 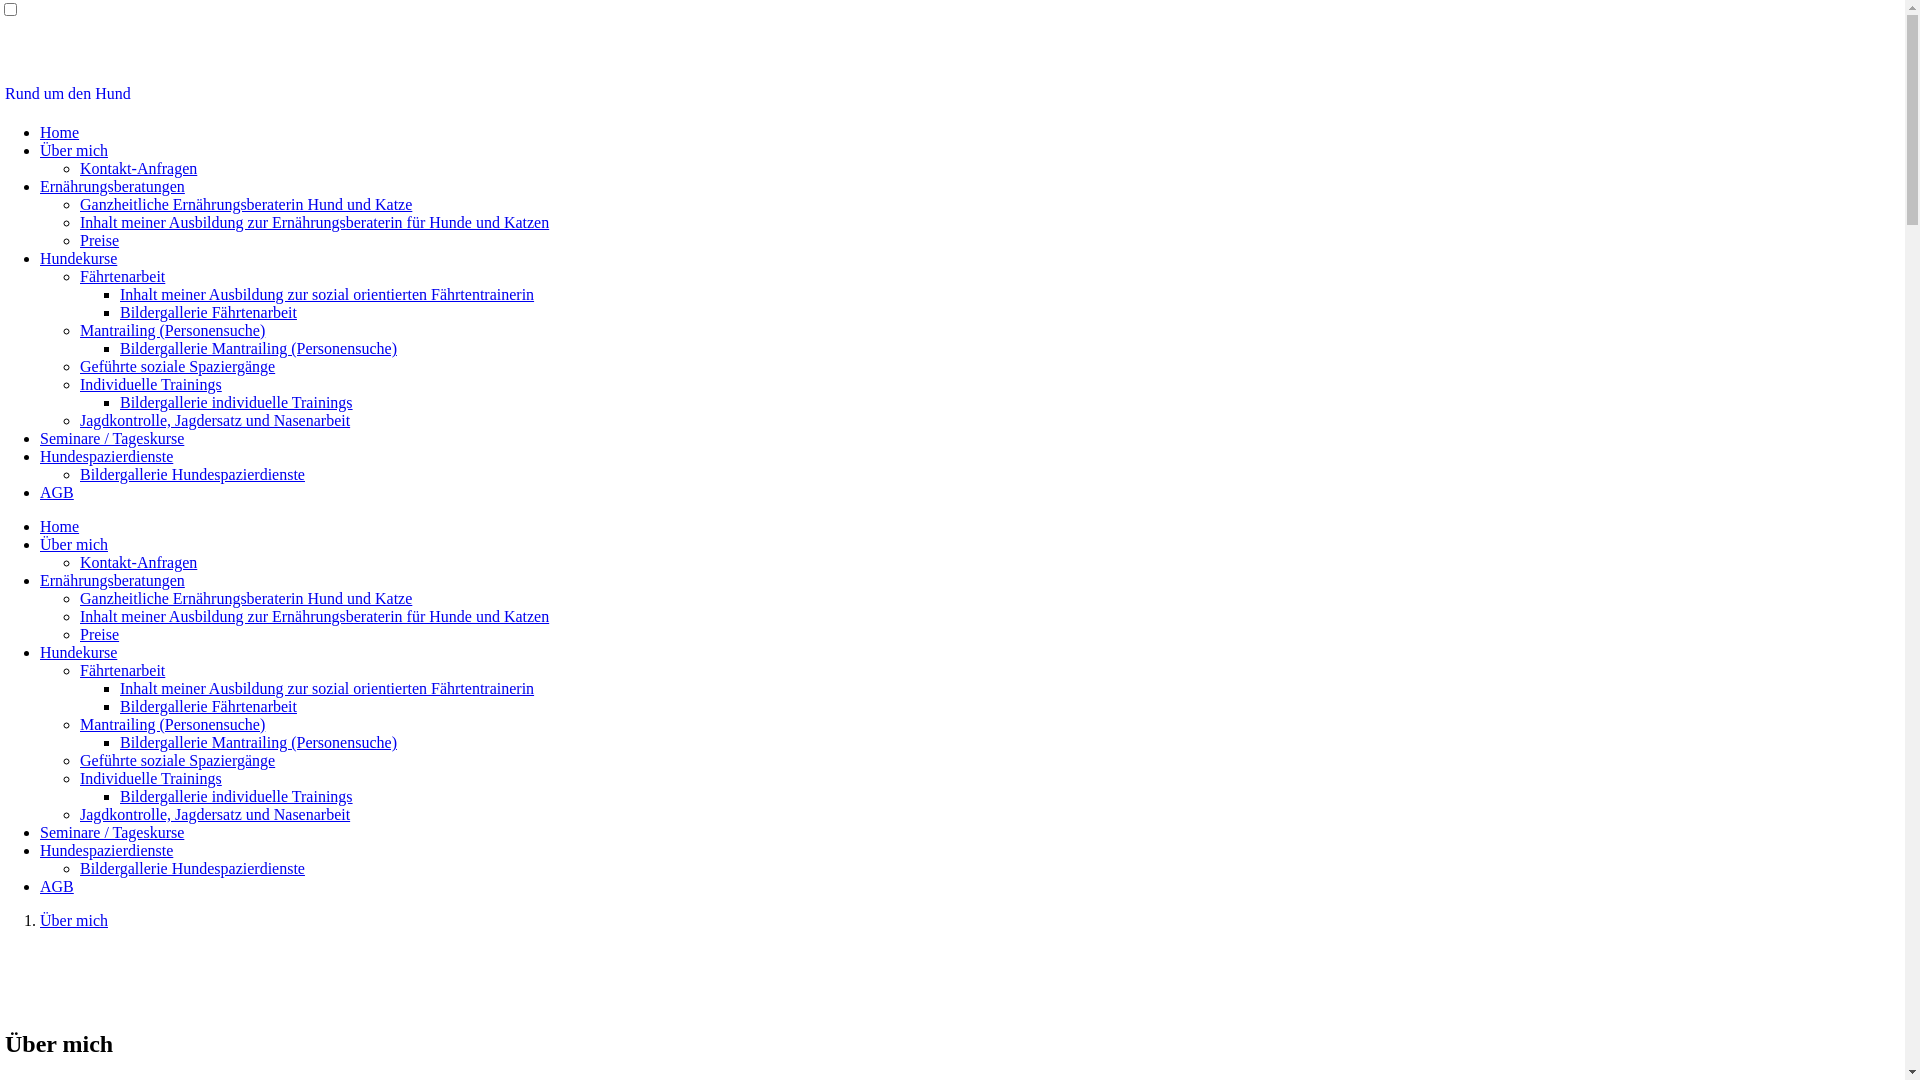 I want to click on 'Hundespazierdienste', so click(x=105, y=456).